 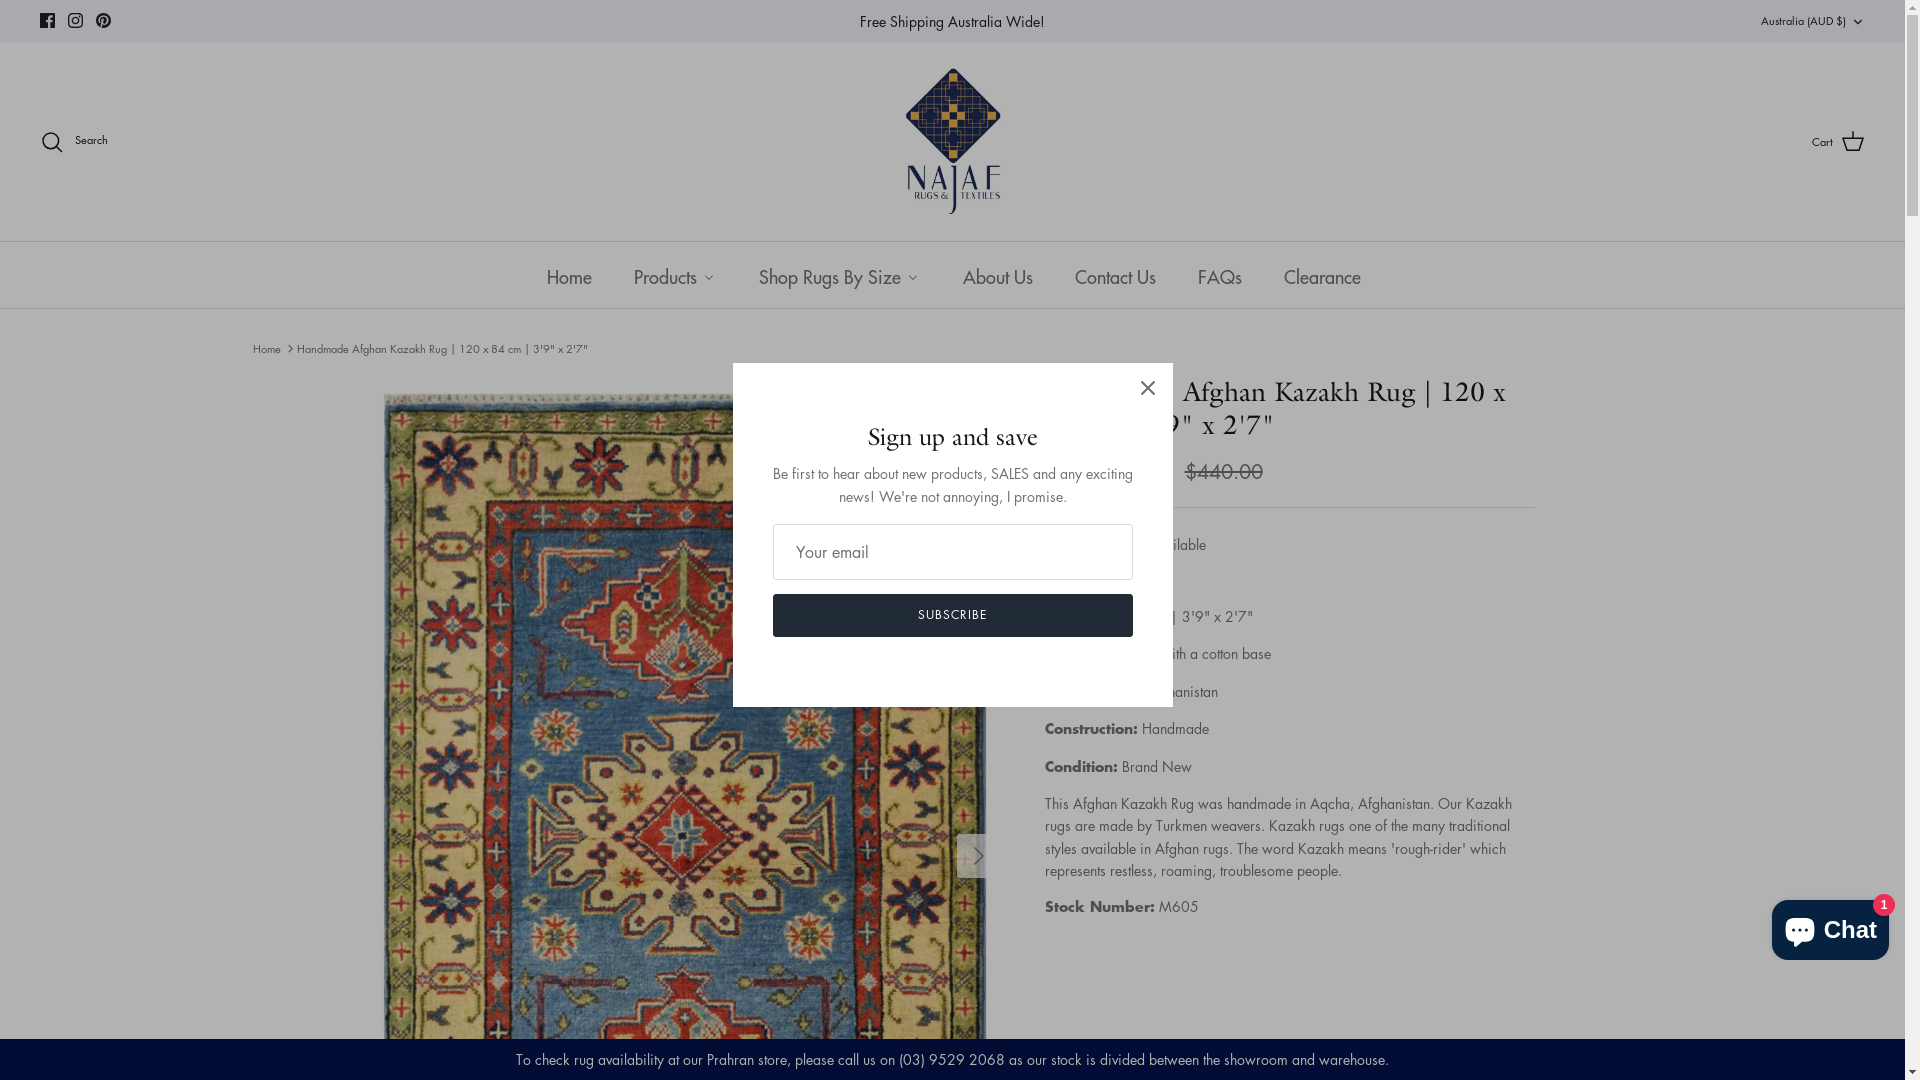 What do you see at coordinates (1838, 141) in the screenshot?
I see `'Cart'` at bounding box center [1838, 141].